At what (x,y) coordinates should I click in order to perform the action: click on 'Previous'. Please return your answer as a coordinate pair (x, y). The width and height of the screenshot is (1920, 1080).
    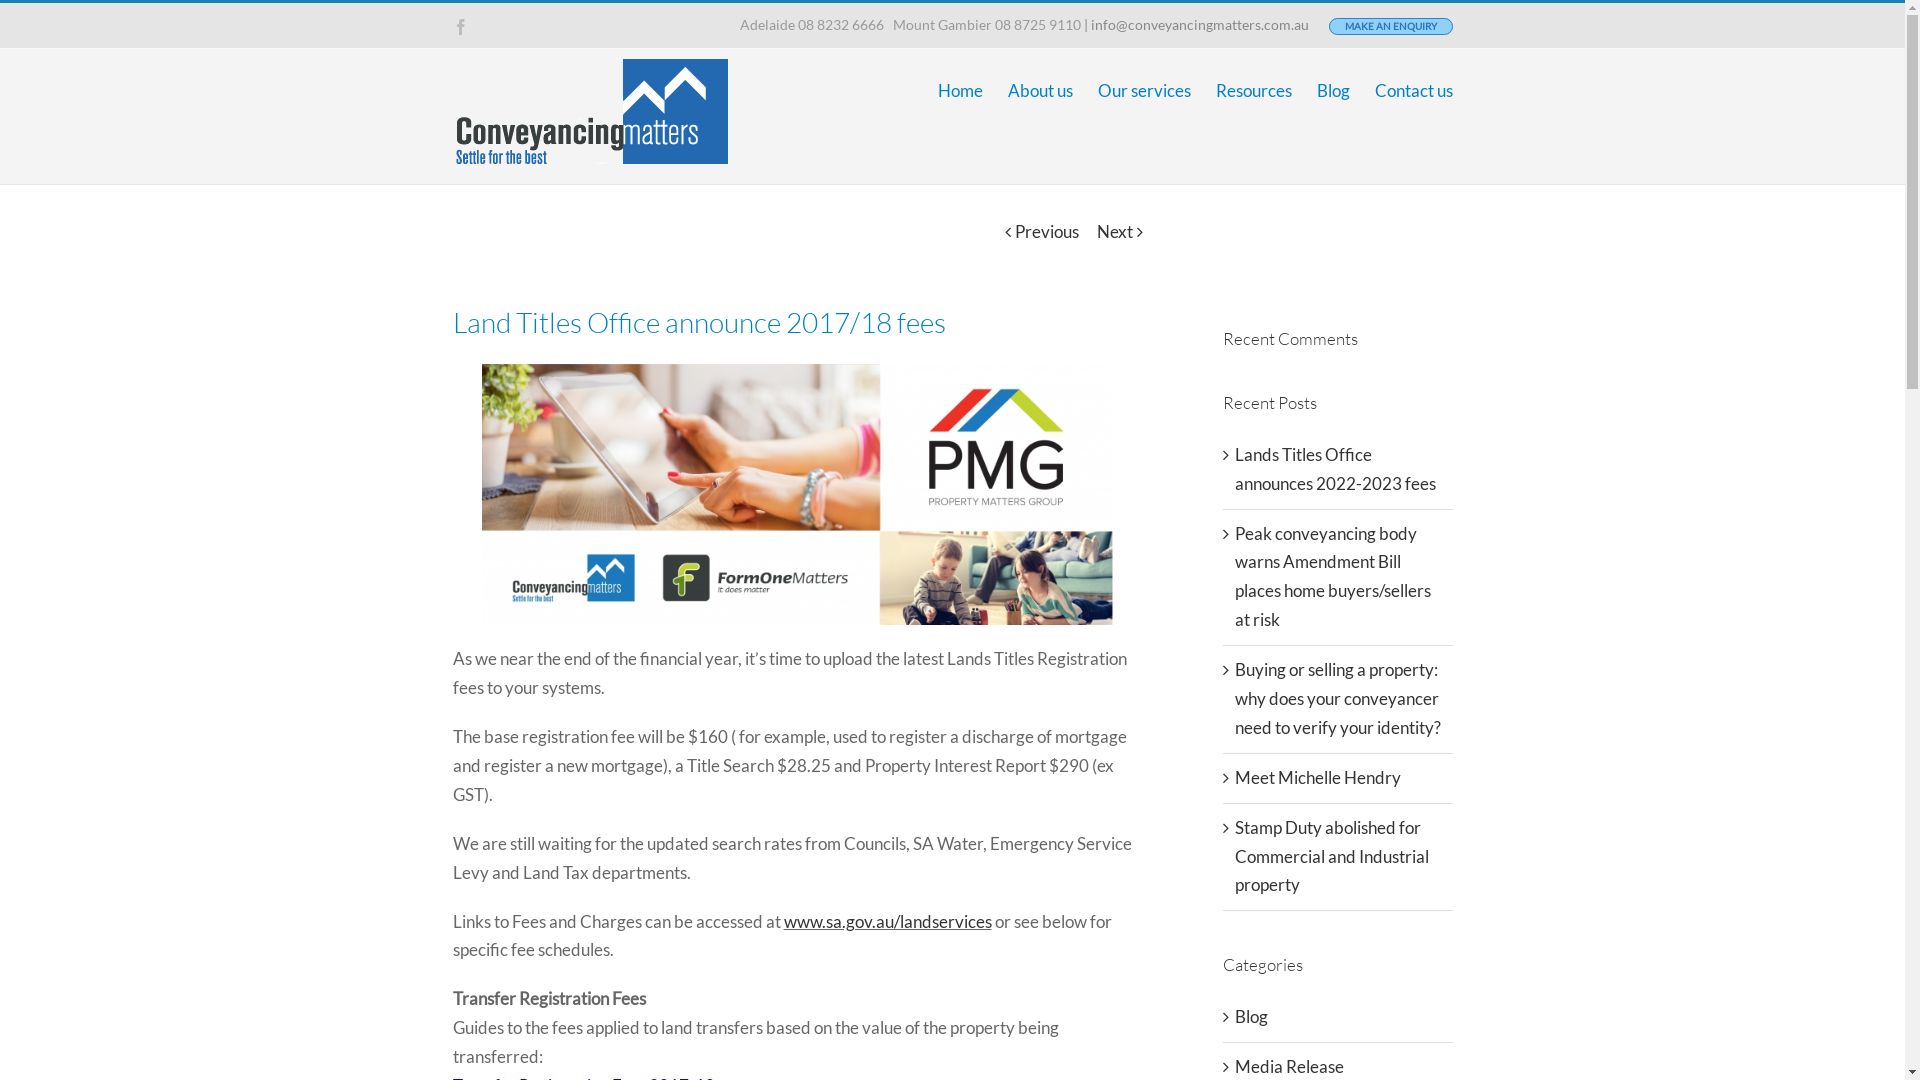
    Looking at the image, I should click on (1045, 230).